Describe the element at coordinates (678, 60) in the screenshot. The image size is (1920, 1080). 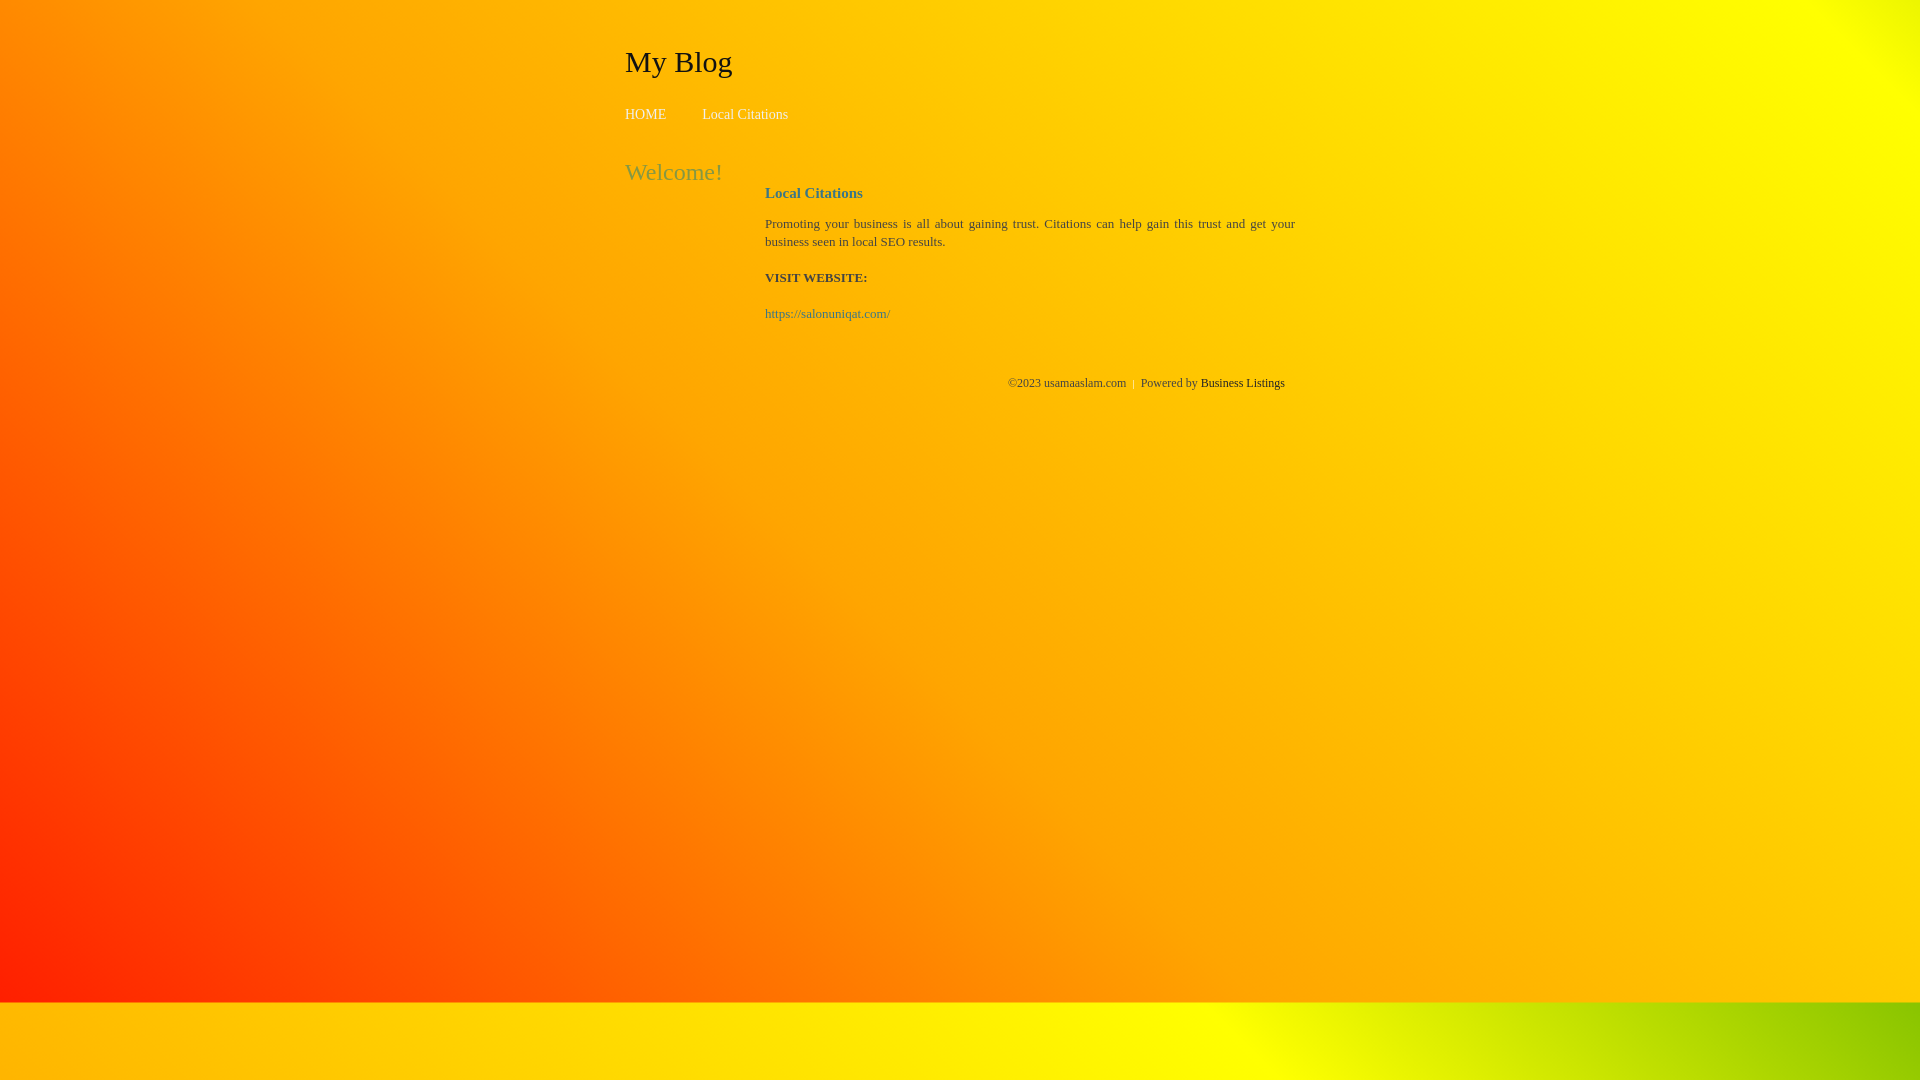
I see `'My Blog'` at that location.